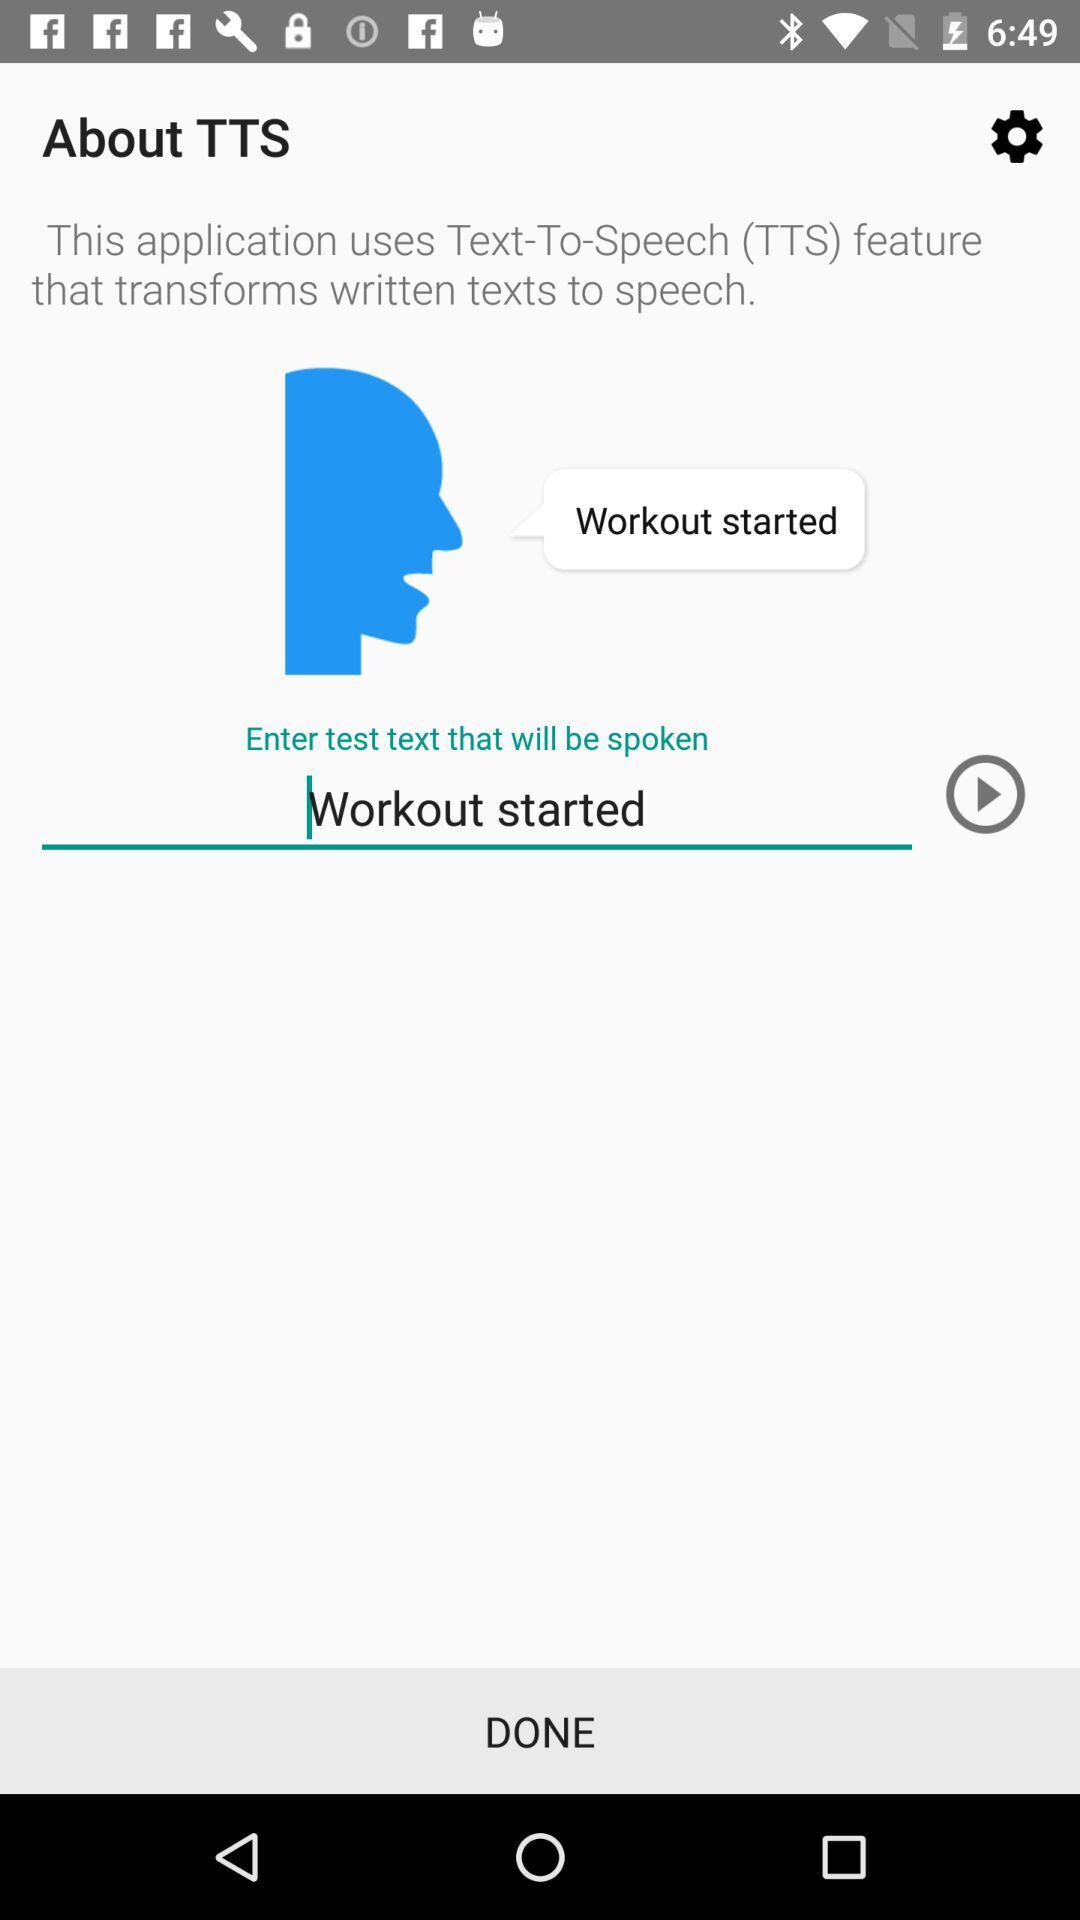  Describe the element at coordinates (984, 793) in the screenshot. I see `listen to text` at that location.